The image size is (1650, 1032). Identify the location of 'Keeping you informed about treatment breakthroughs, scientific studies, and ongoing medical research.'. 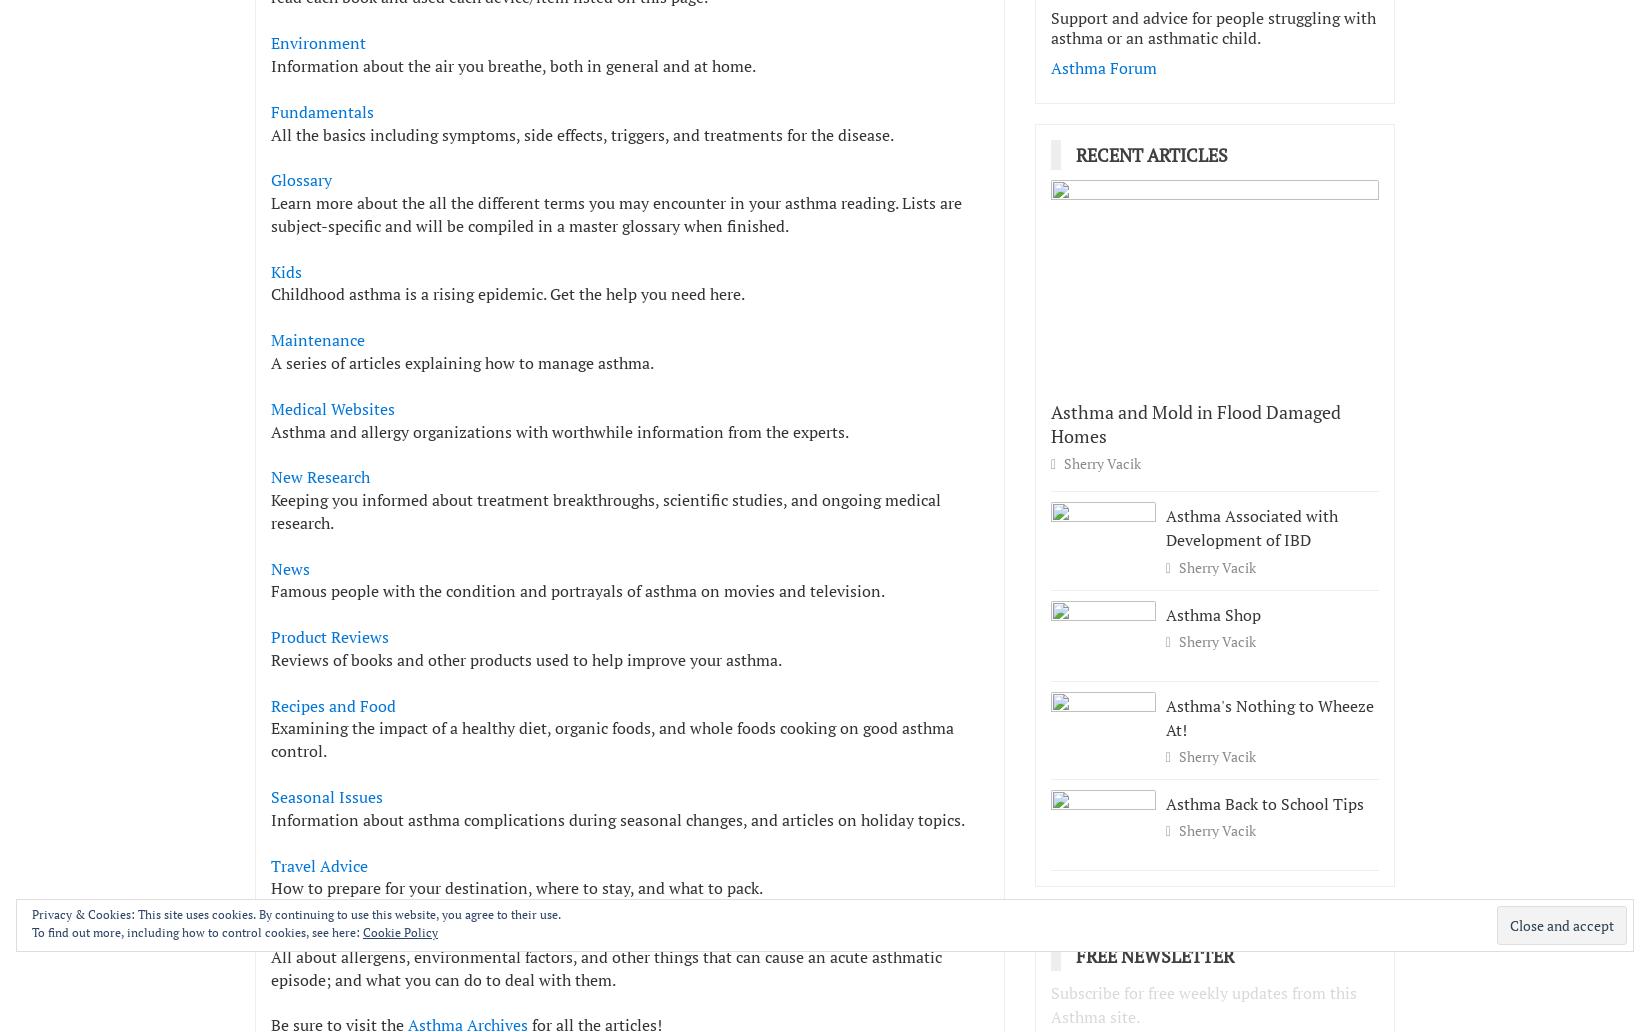
(270, 510).